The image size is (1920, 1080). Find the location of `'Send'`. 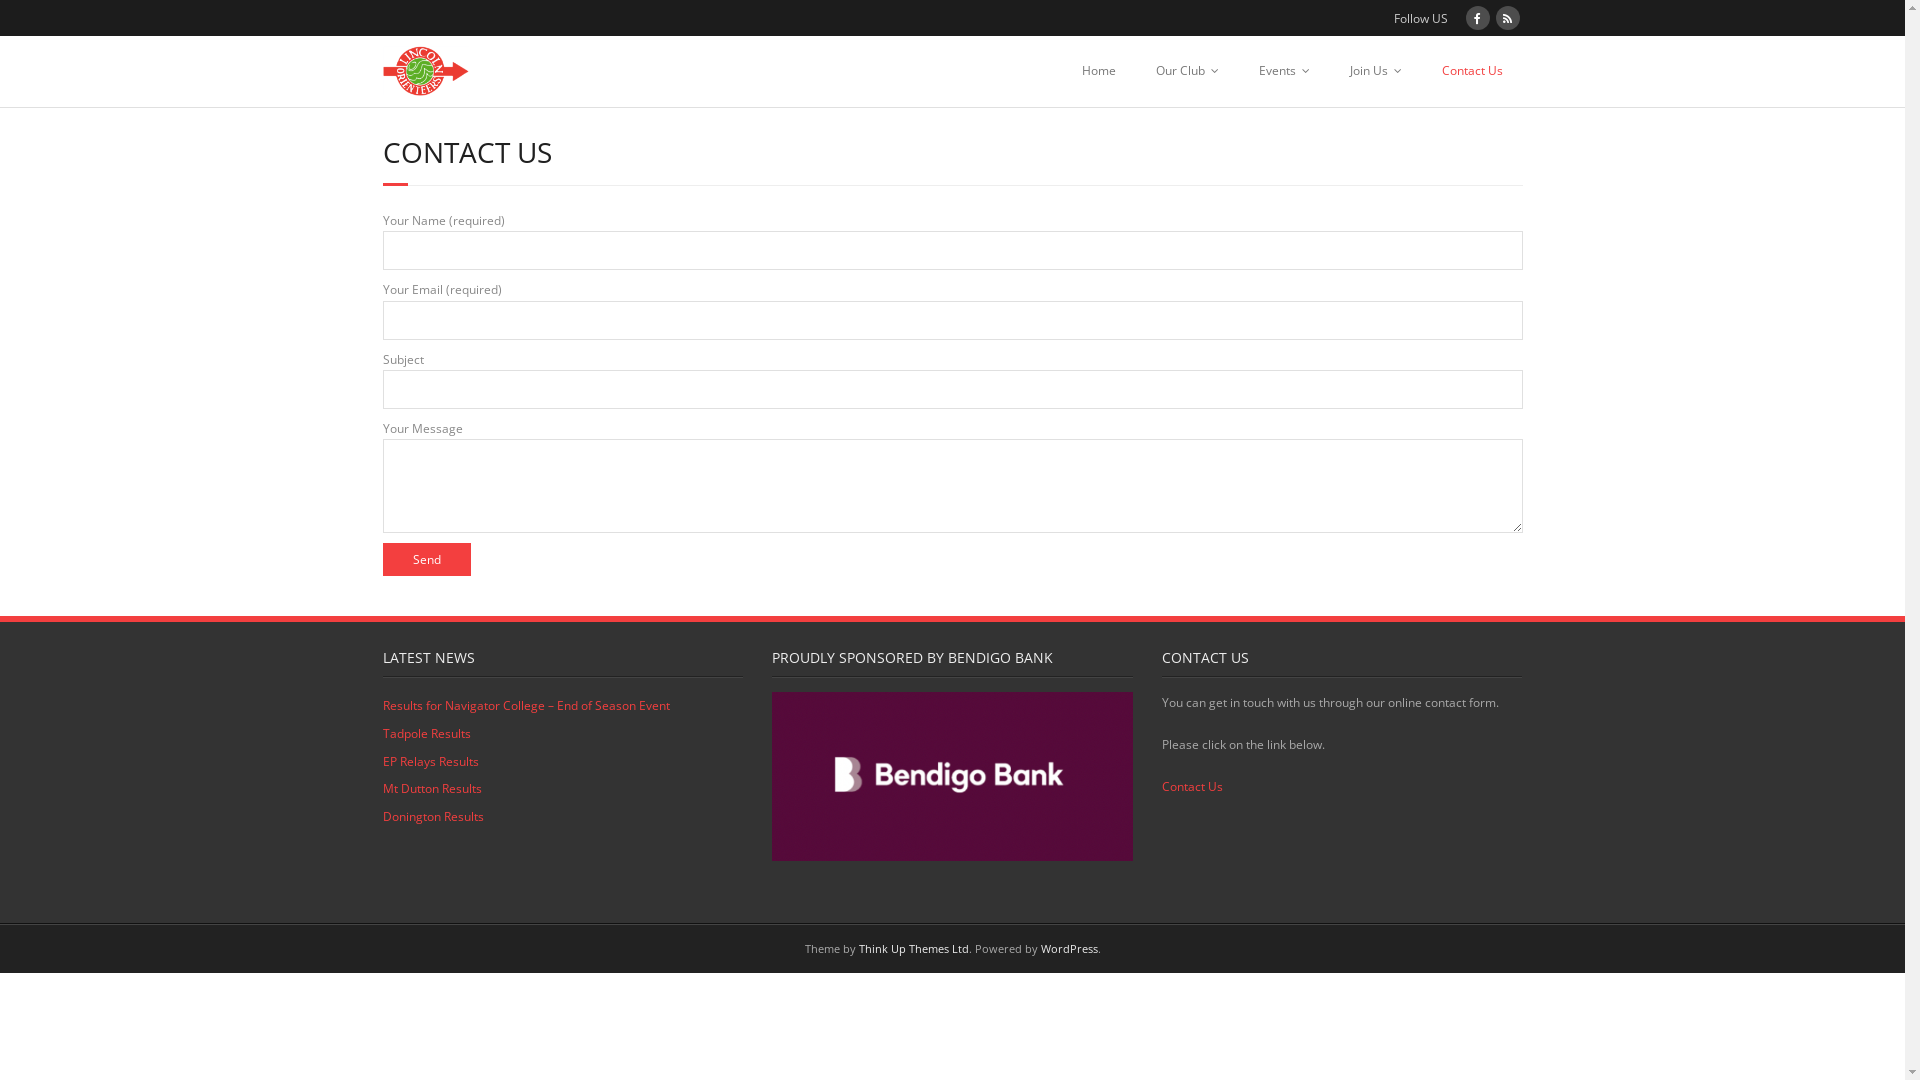

'Send' is located at coordinates (382, 559).